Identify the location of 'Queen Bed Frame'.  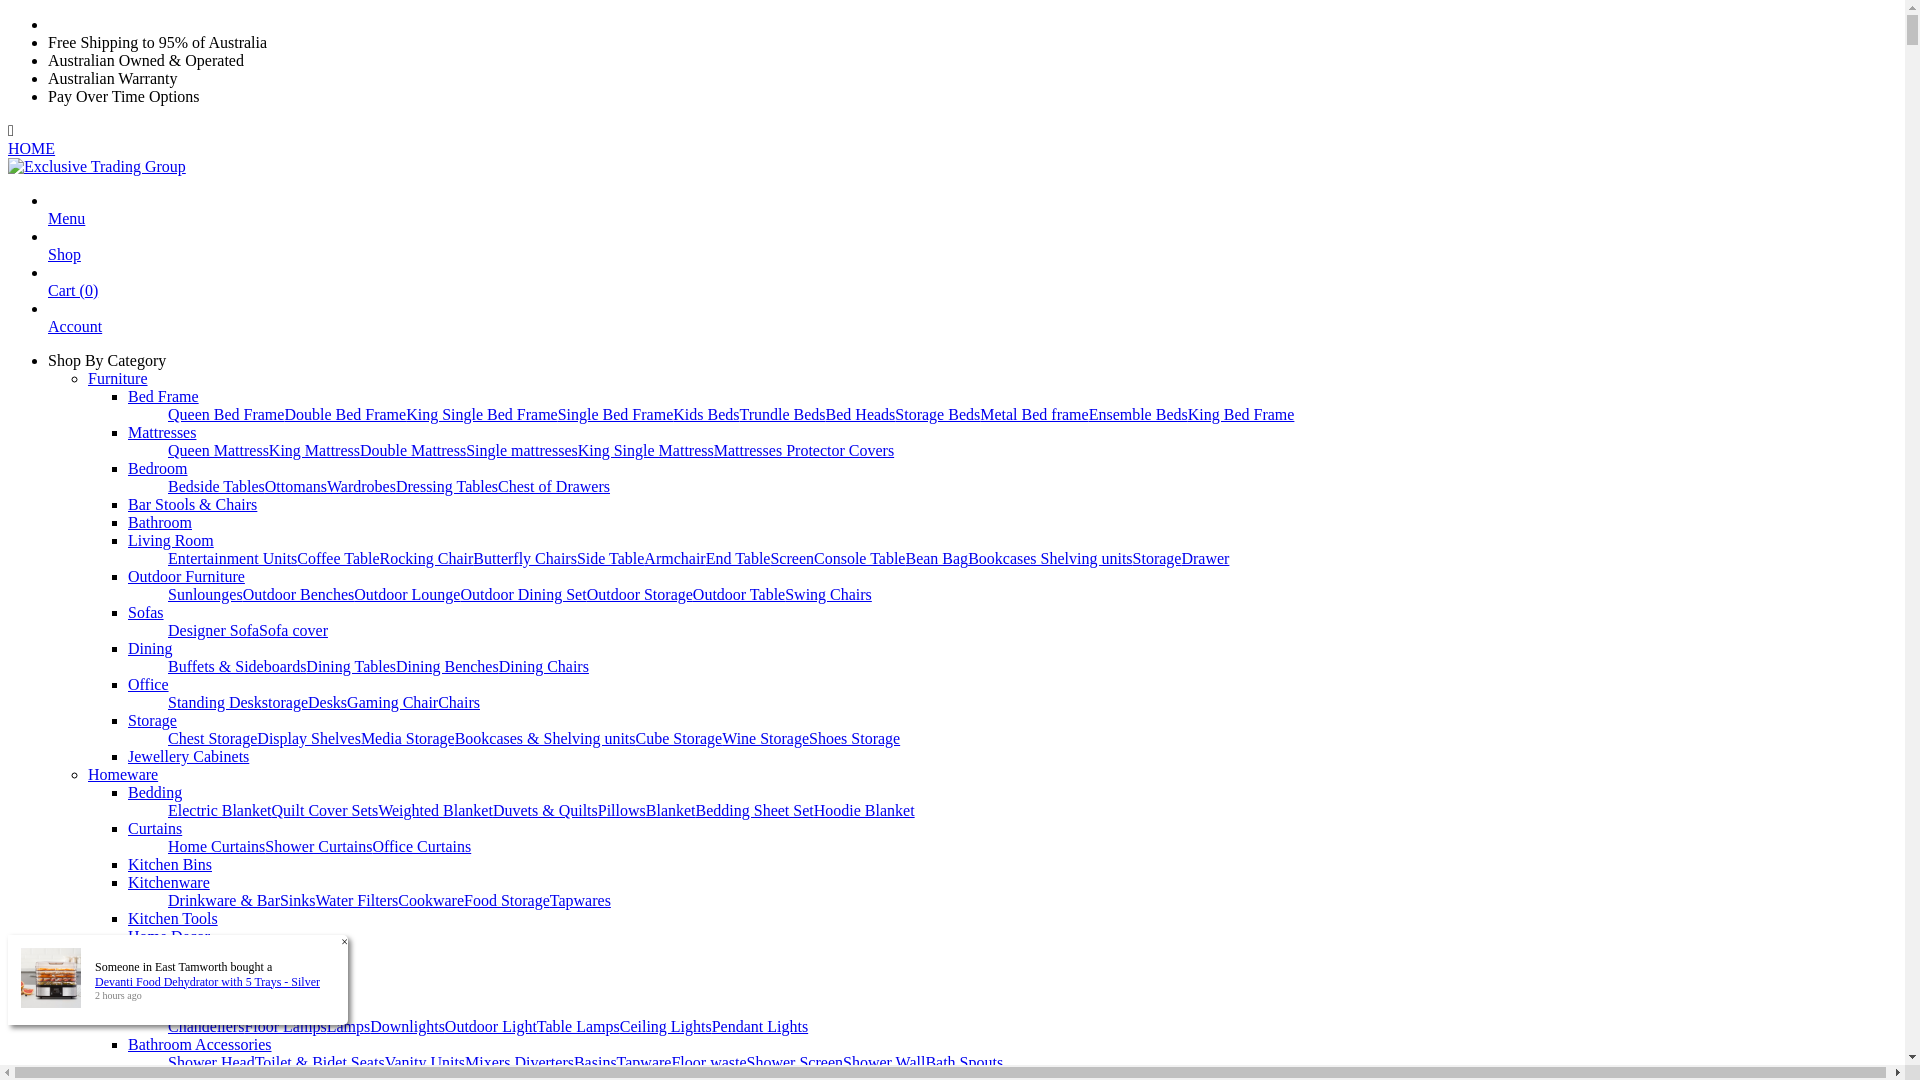
(225, 413).